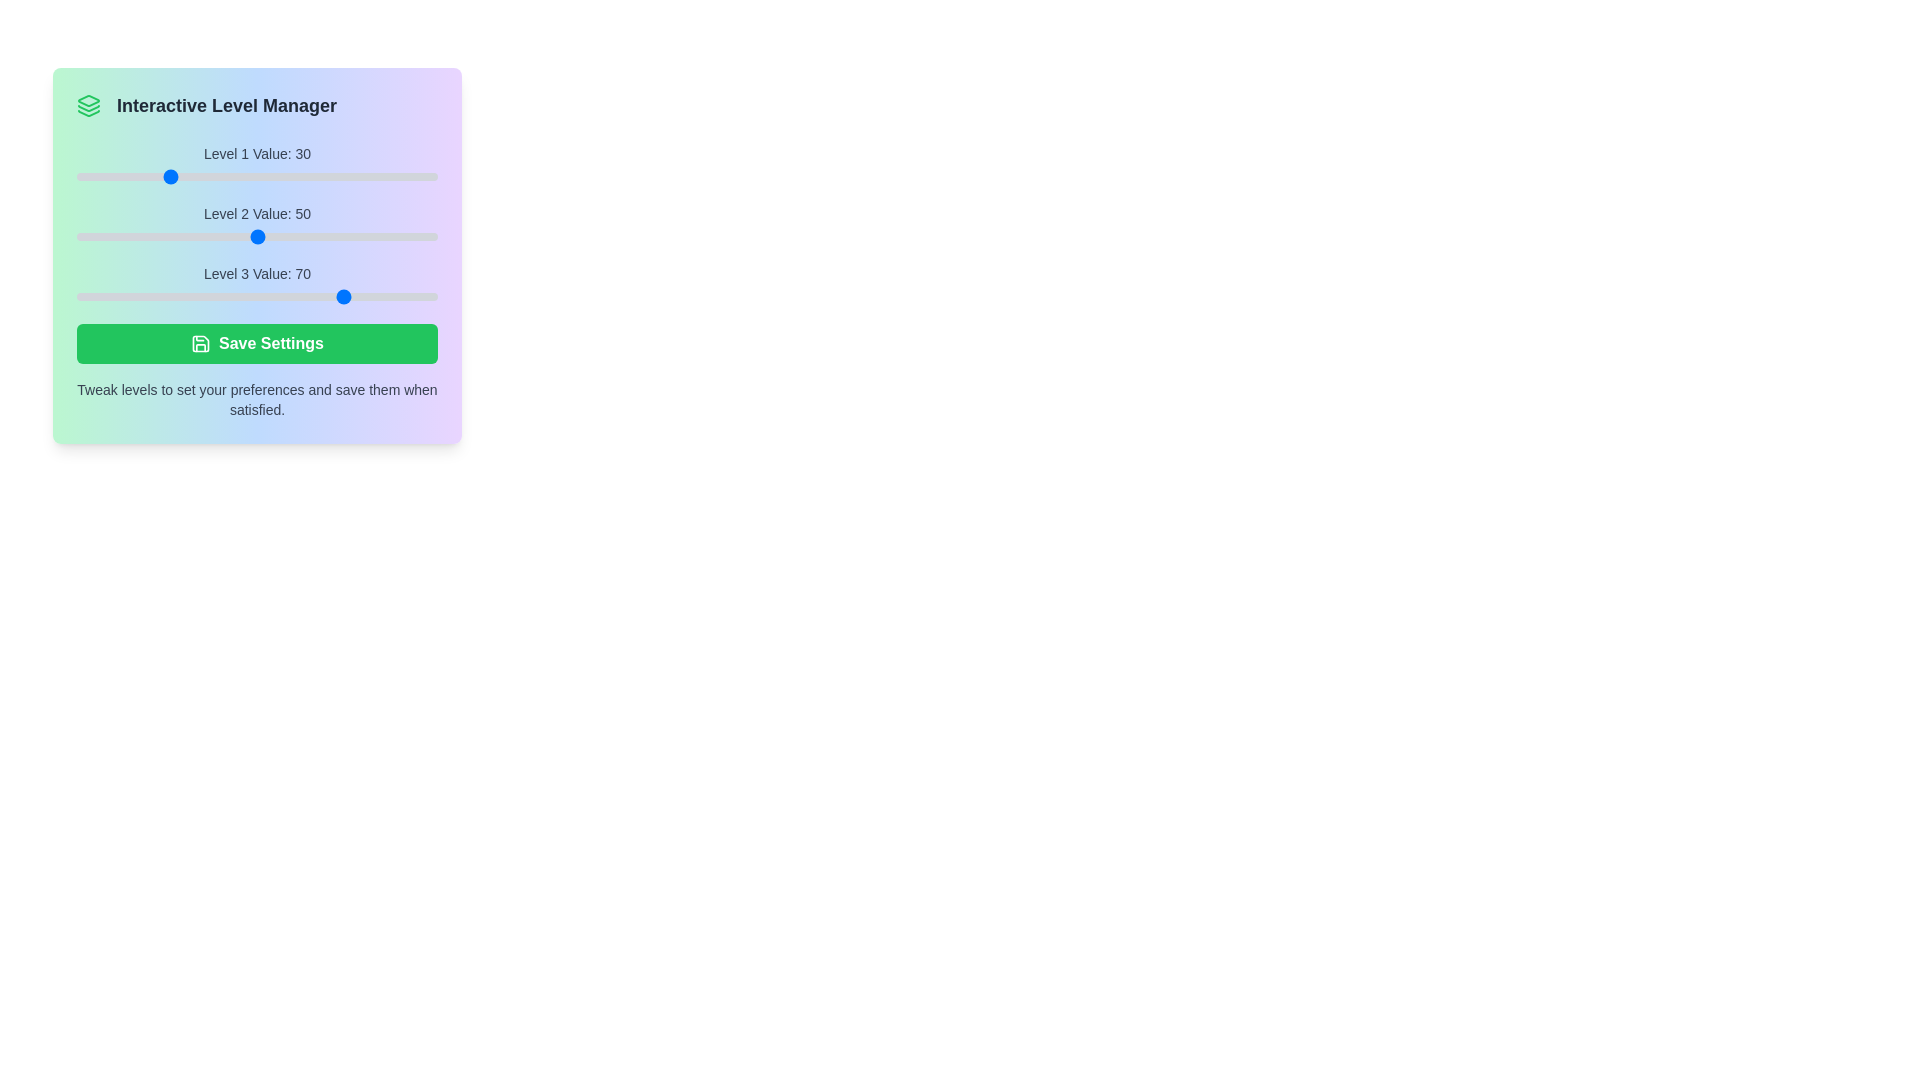 The image size is (1920, 1080). I want to click on the Level 3 Value slider, so click(388, 297).